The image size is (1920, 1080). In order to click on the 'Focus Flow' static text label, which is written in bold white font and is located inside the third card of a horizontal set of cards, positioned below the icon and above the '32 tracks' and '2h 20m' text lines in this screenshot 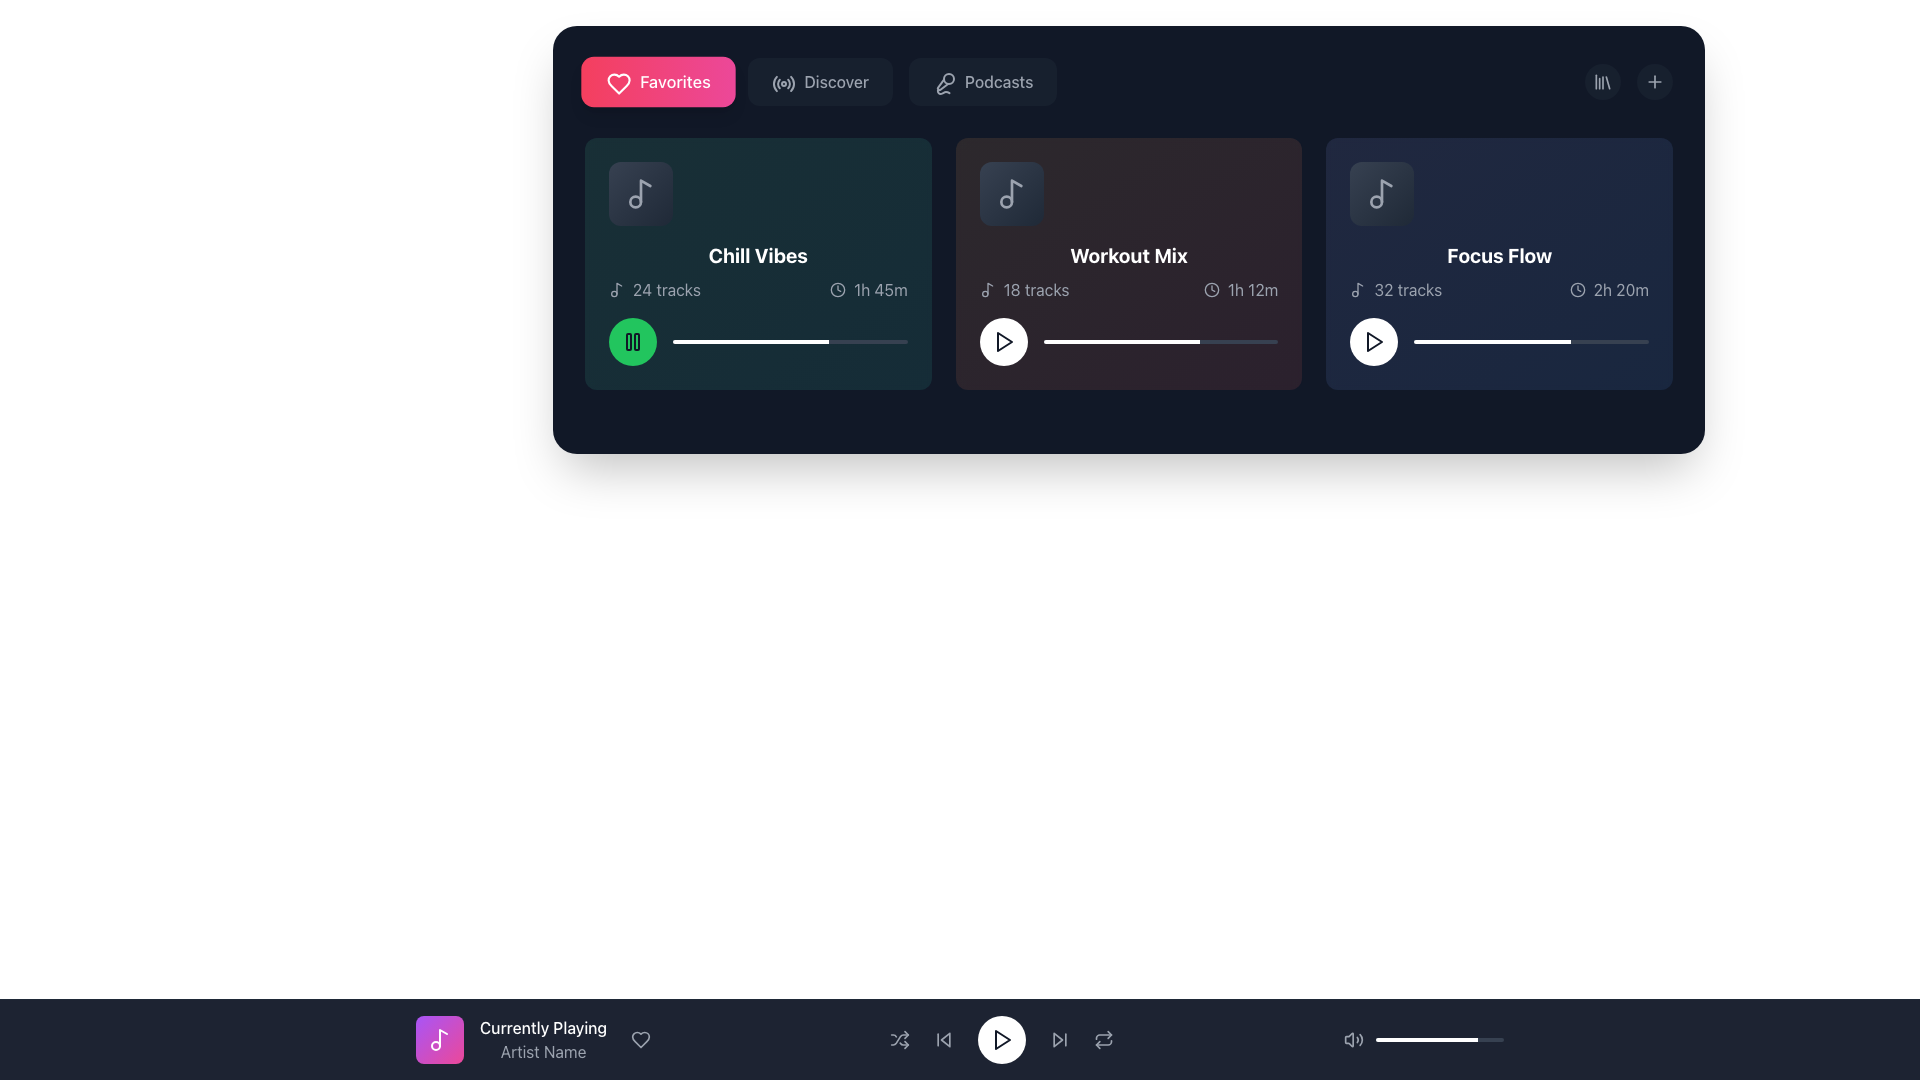, I will do `click(1499, 254)`.